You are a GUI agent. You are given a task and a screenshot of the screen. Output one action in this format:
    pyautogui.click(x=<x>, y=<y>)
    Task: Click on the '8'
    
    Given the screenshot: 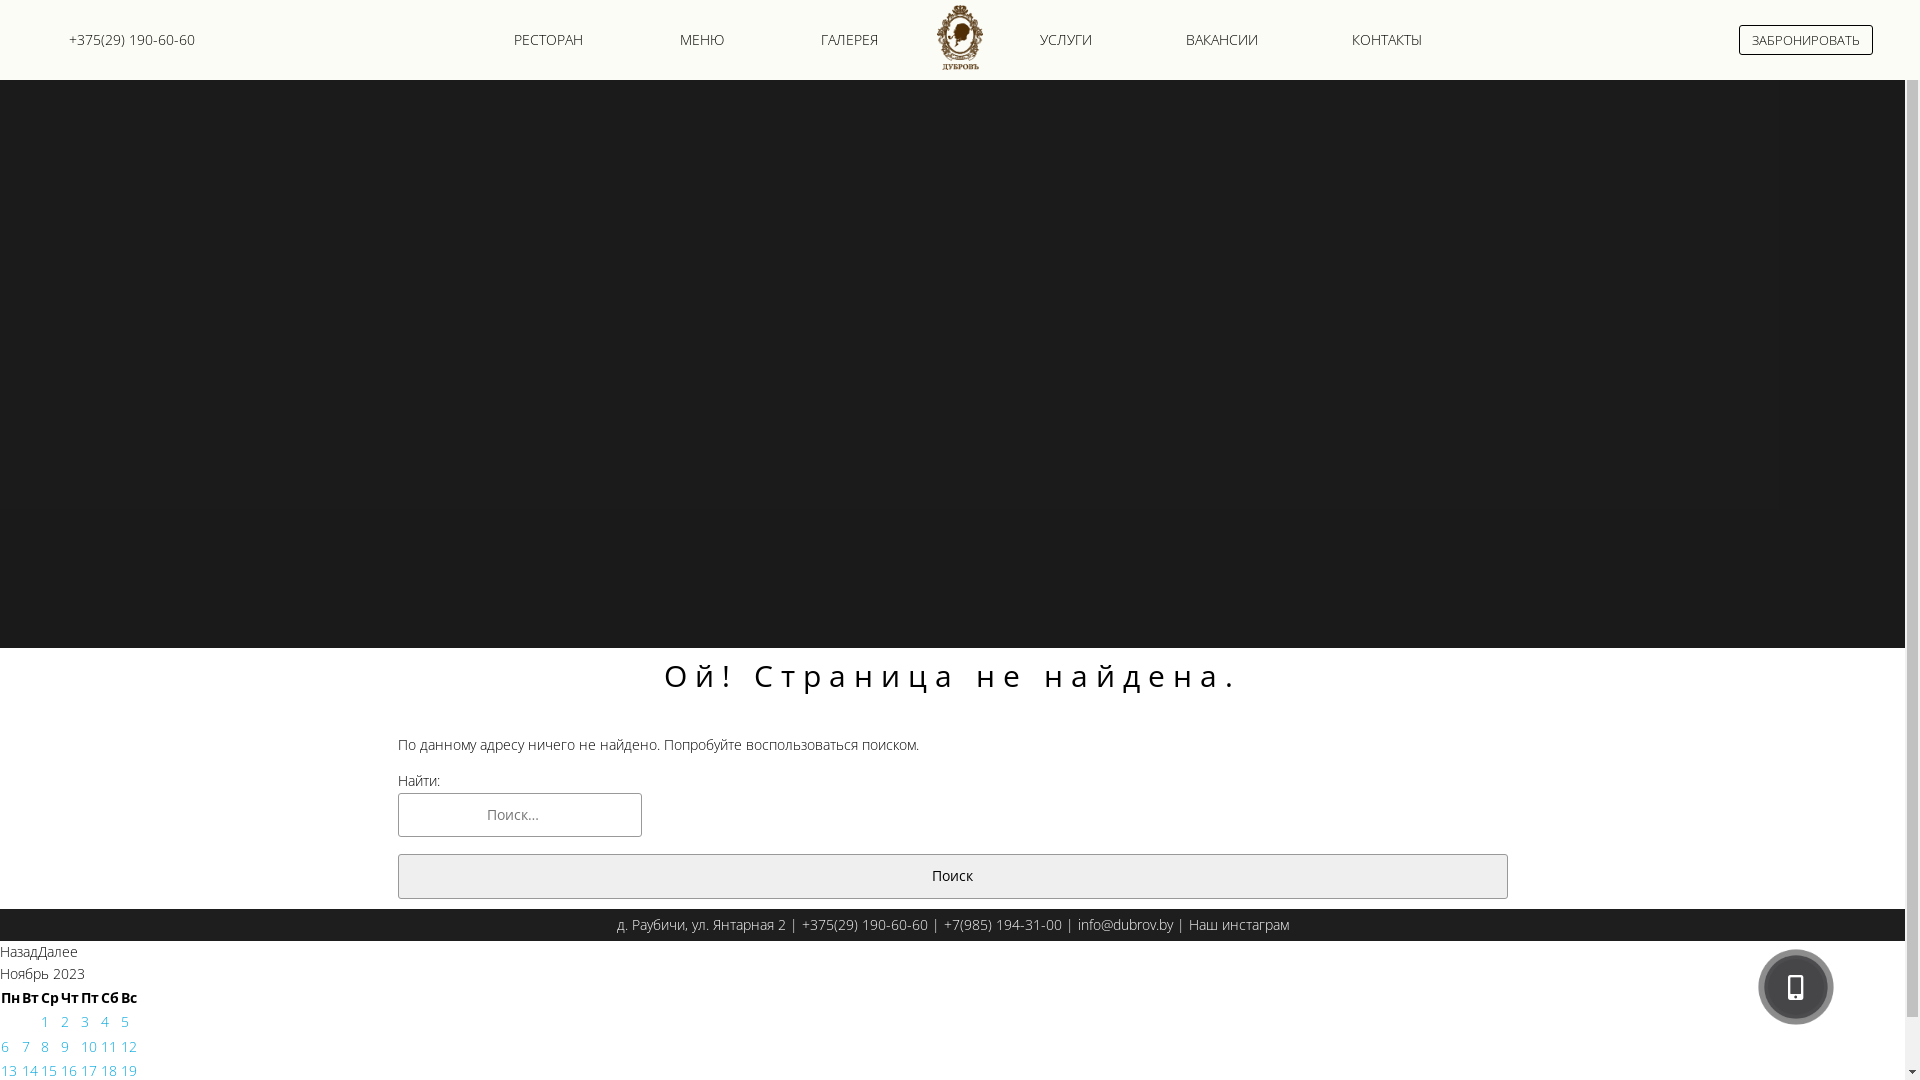 What is the action you would take?
    pyautogui.click(x=44, y=1045)
    